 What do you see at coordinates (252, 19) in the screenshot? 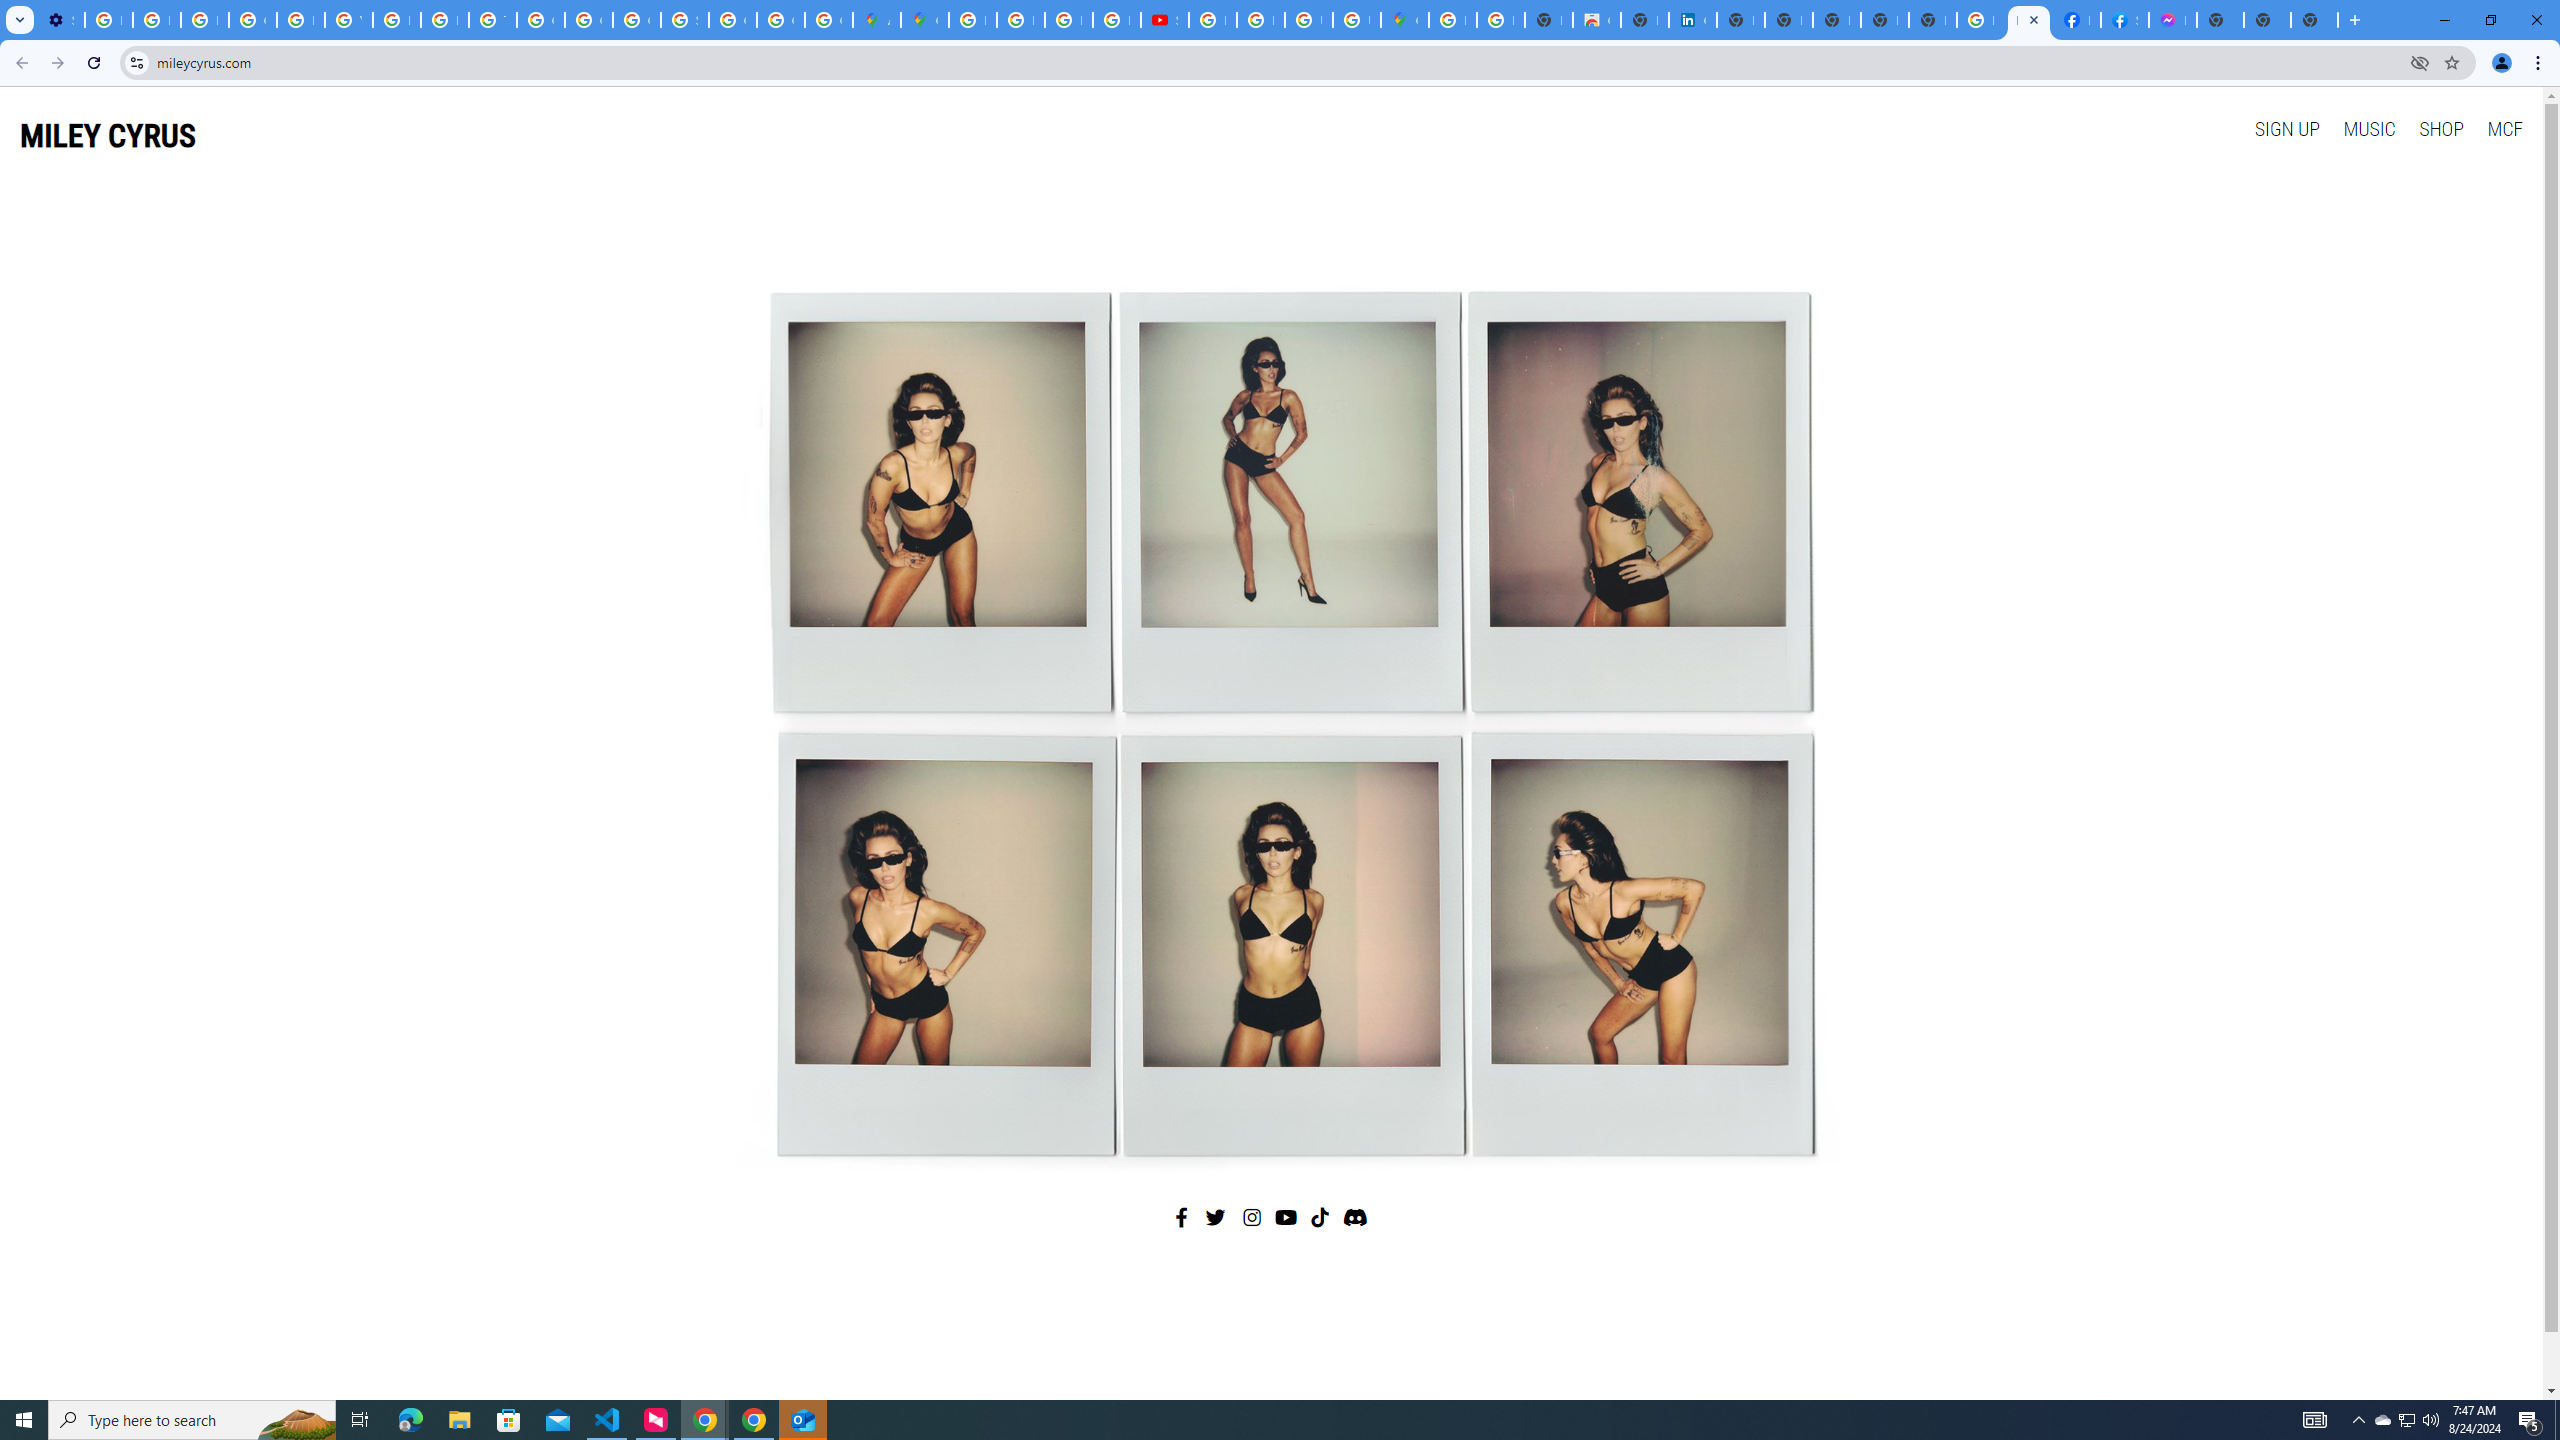
I see `'Google Account Help'` at bounding box center [252, 19].